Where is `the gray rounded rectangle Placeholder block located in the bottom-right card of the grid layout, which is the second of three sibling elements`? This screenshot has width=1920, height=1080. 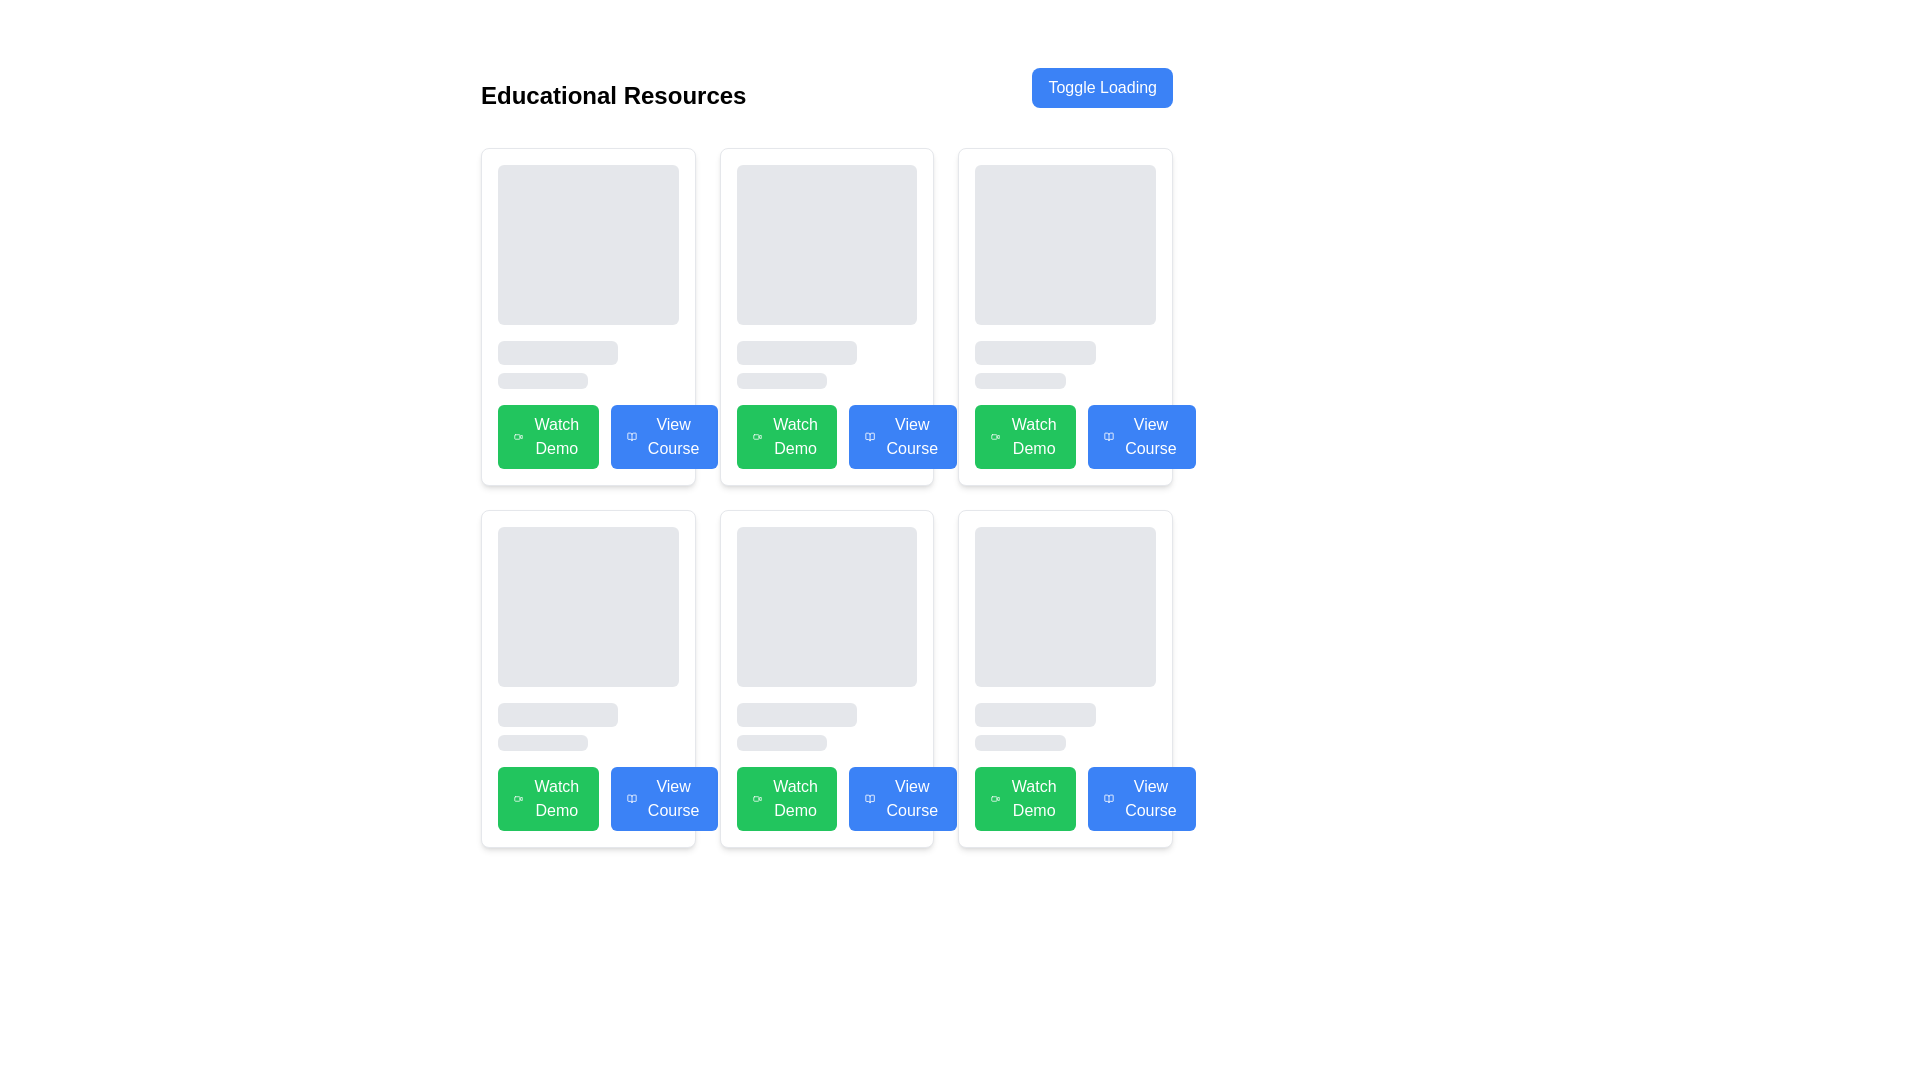 the gray rounded rectangle Placeholder block located in the bottom-right card of the grid layout, which is the second of three sibling elements is located at coordinates (1035, 713).